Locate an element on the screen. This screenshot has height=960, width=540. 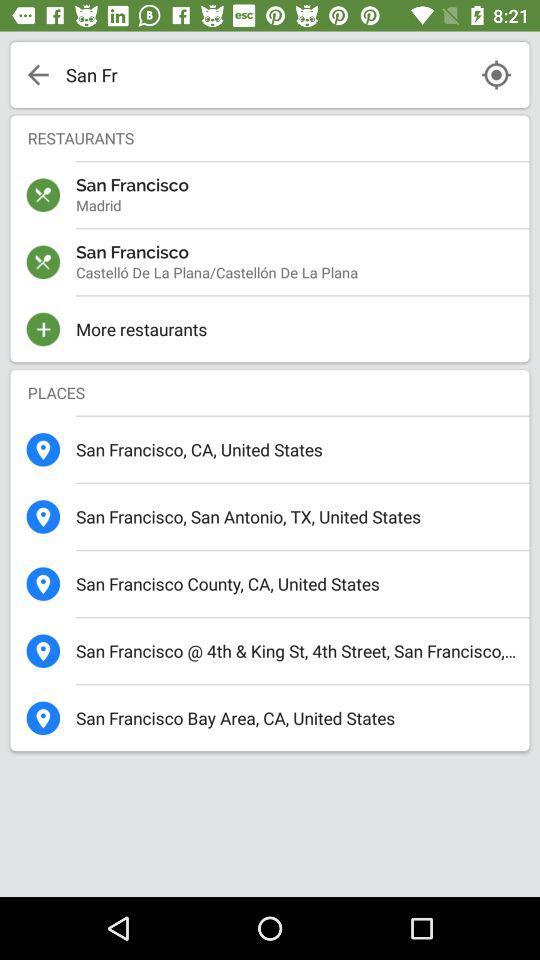
back to previous is located at coordinates (38, 74).